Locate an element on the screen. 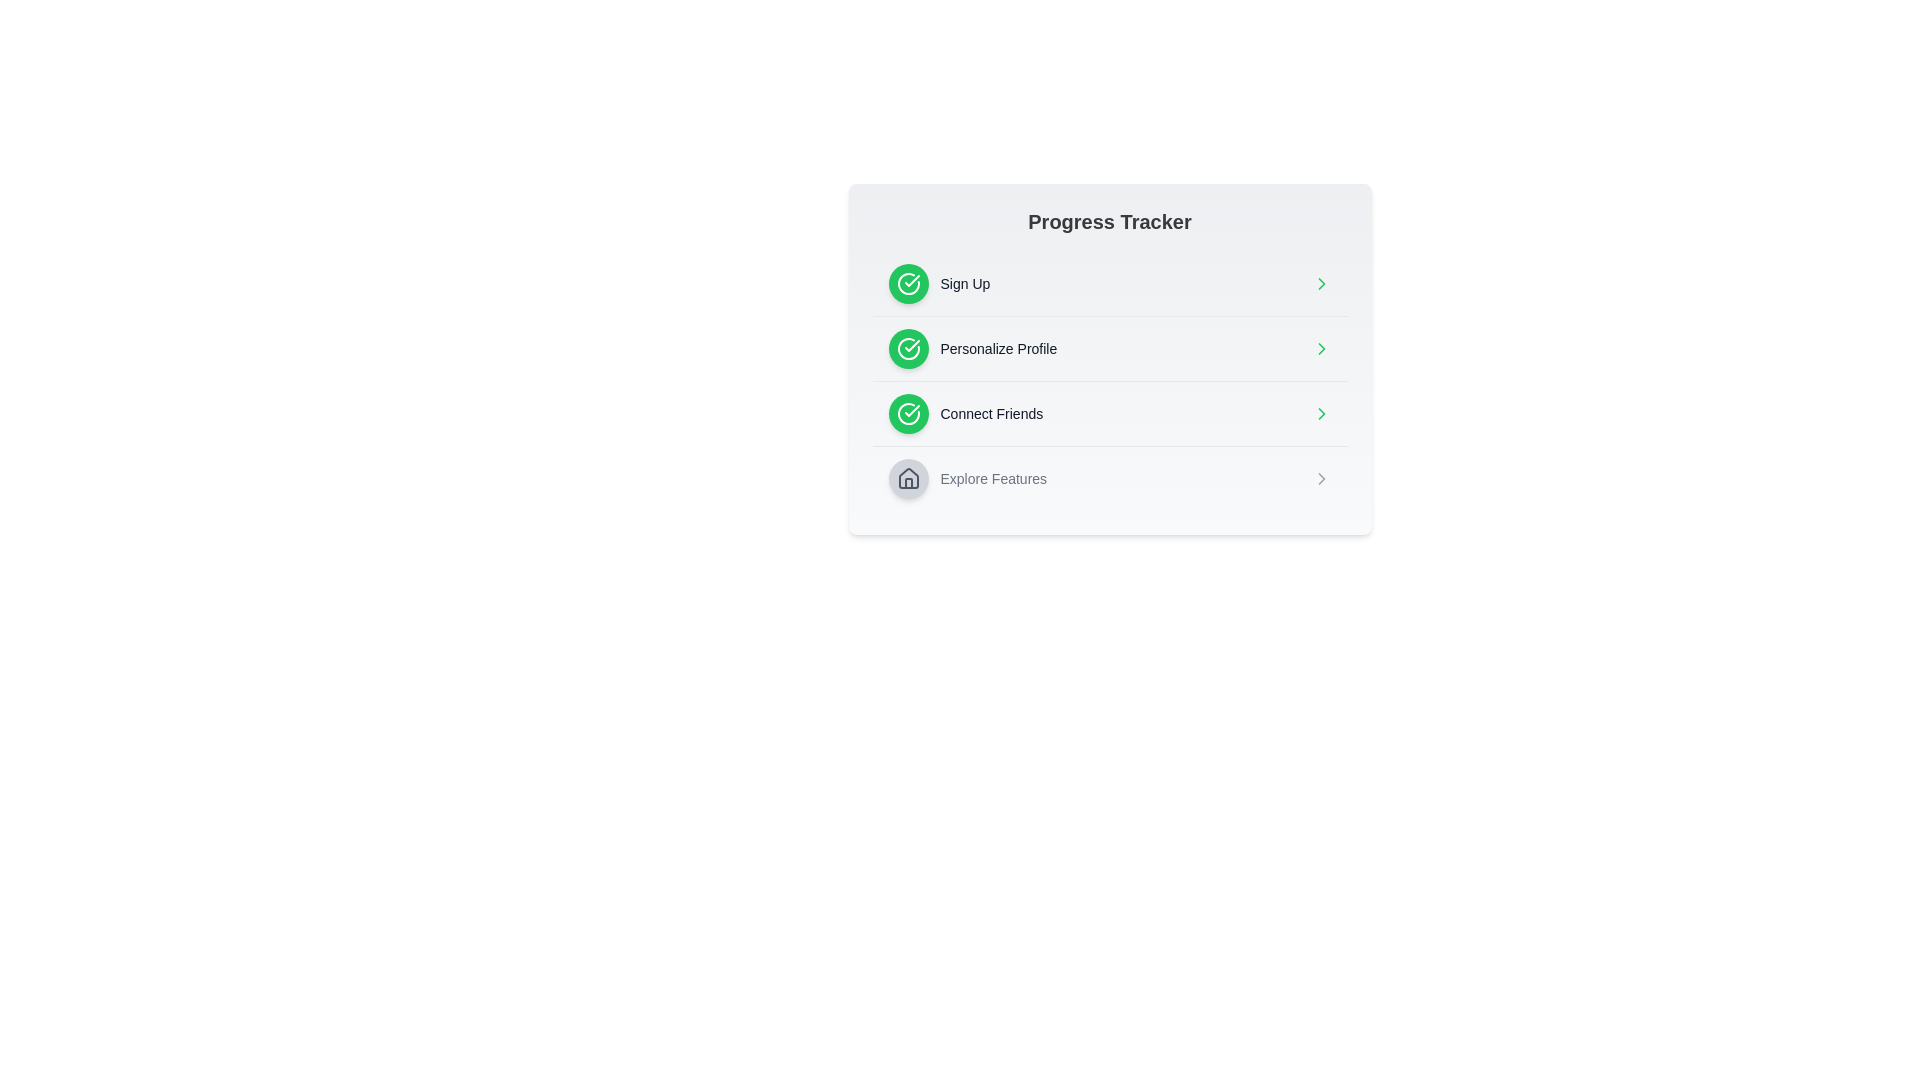 The width and height of the screenshot is (1920, 1080). the green circular symbol segment associated with the 'Personalize Profile' step in the progress tracking UI is located at coordinates (907, 347).